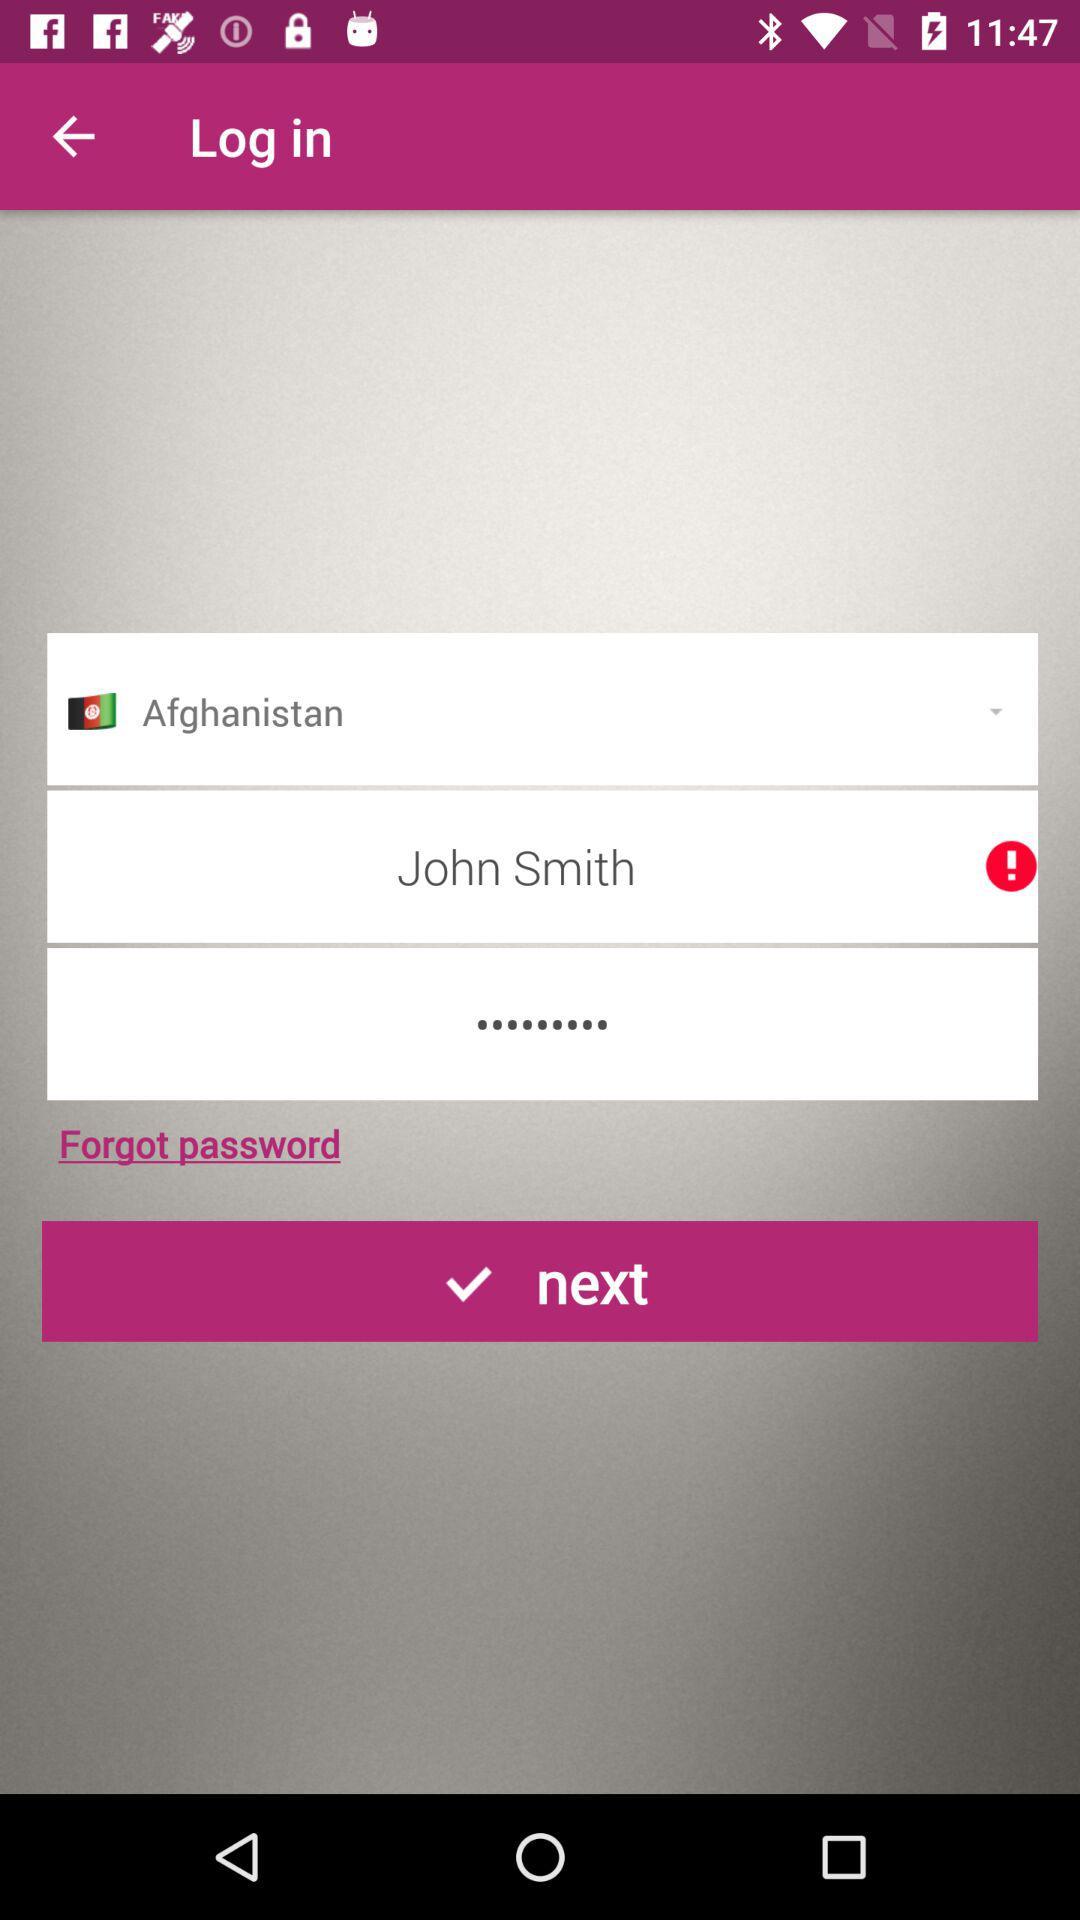 The width and height of the screenshot is (1080, 1920). Describe the element at coordinates (542, 866) in the screenshot. I see `the icon above the crowd3116 icon` at that location.